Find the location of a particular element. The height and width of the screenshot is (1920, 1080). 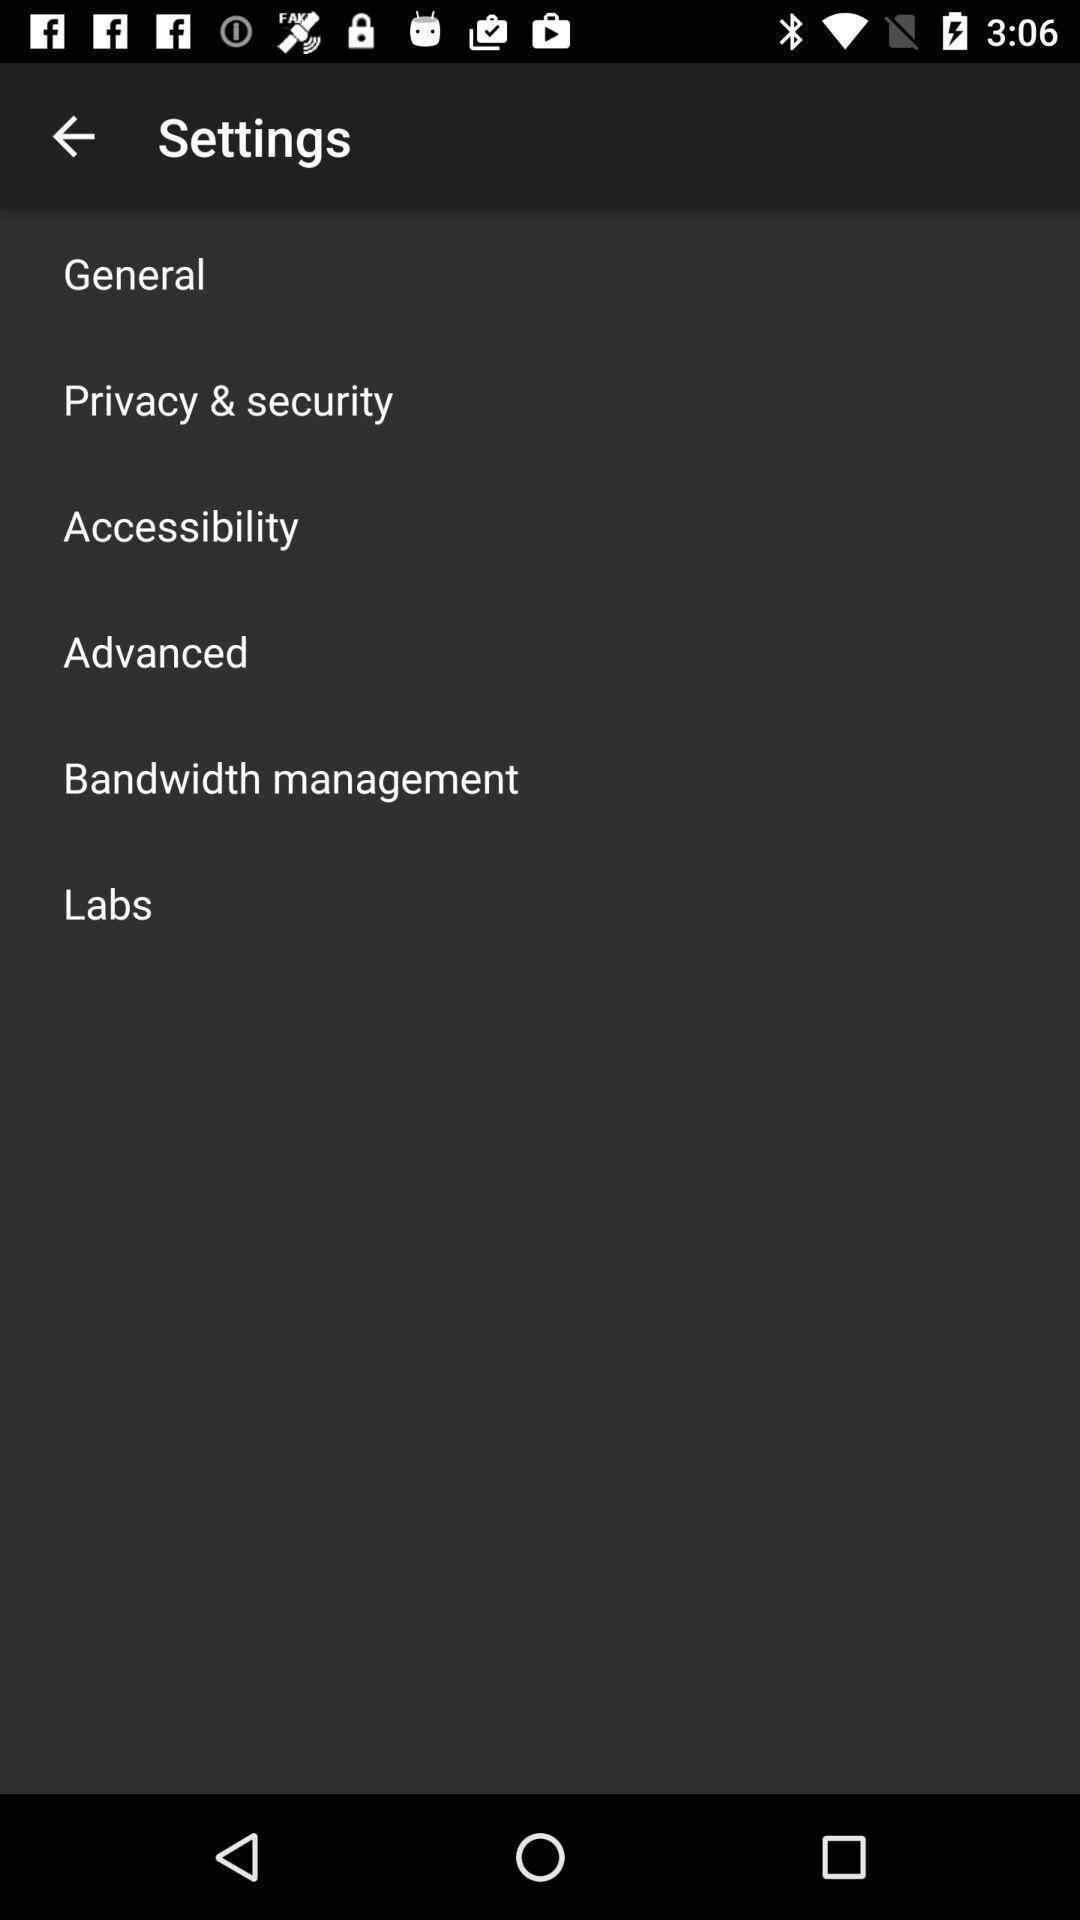

the app to the left of settings icon is located at coordinates (72, 135).